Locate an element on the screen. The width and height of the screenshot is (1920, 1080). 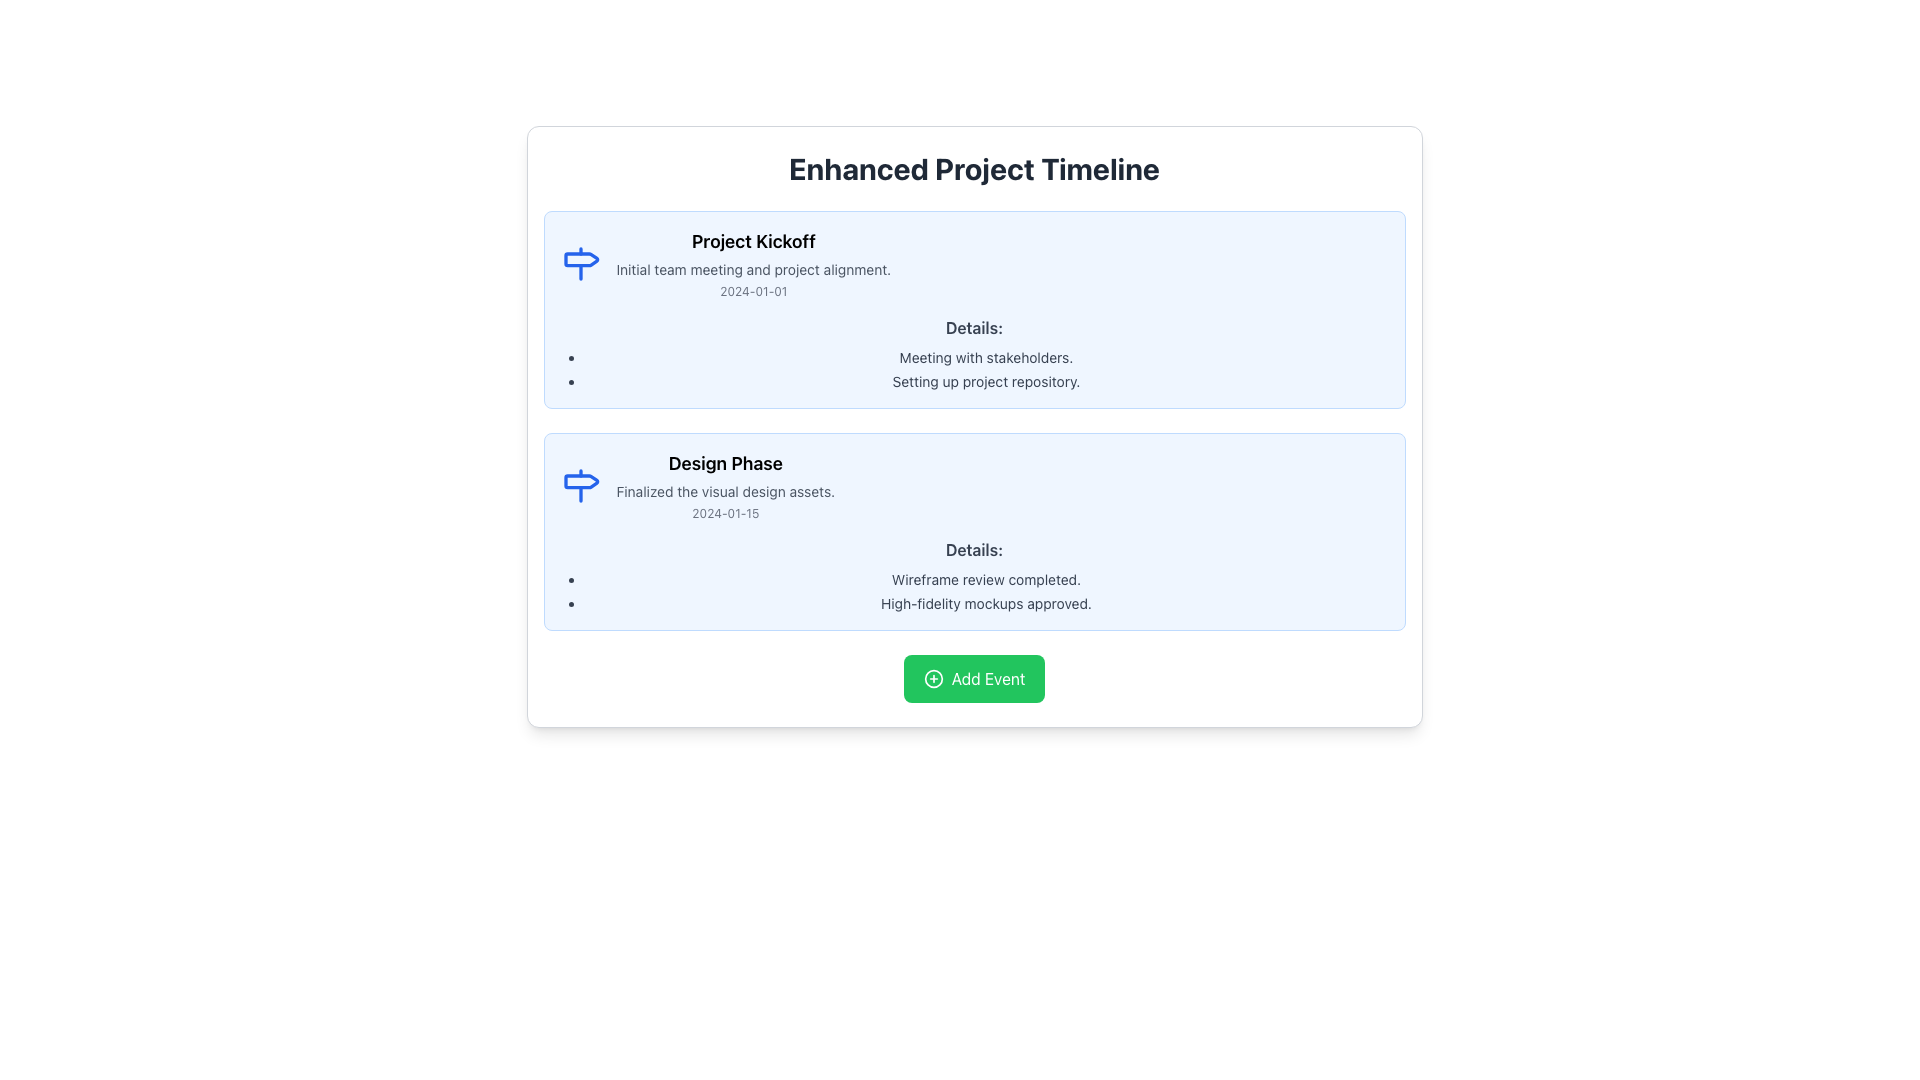
text element that provides information about the approval of high-fidelity mockups, located in the 'Details' section as the second item in the bulleted list of the 'Design Phase' is located at coordinates (986, 603).